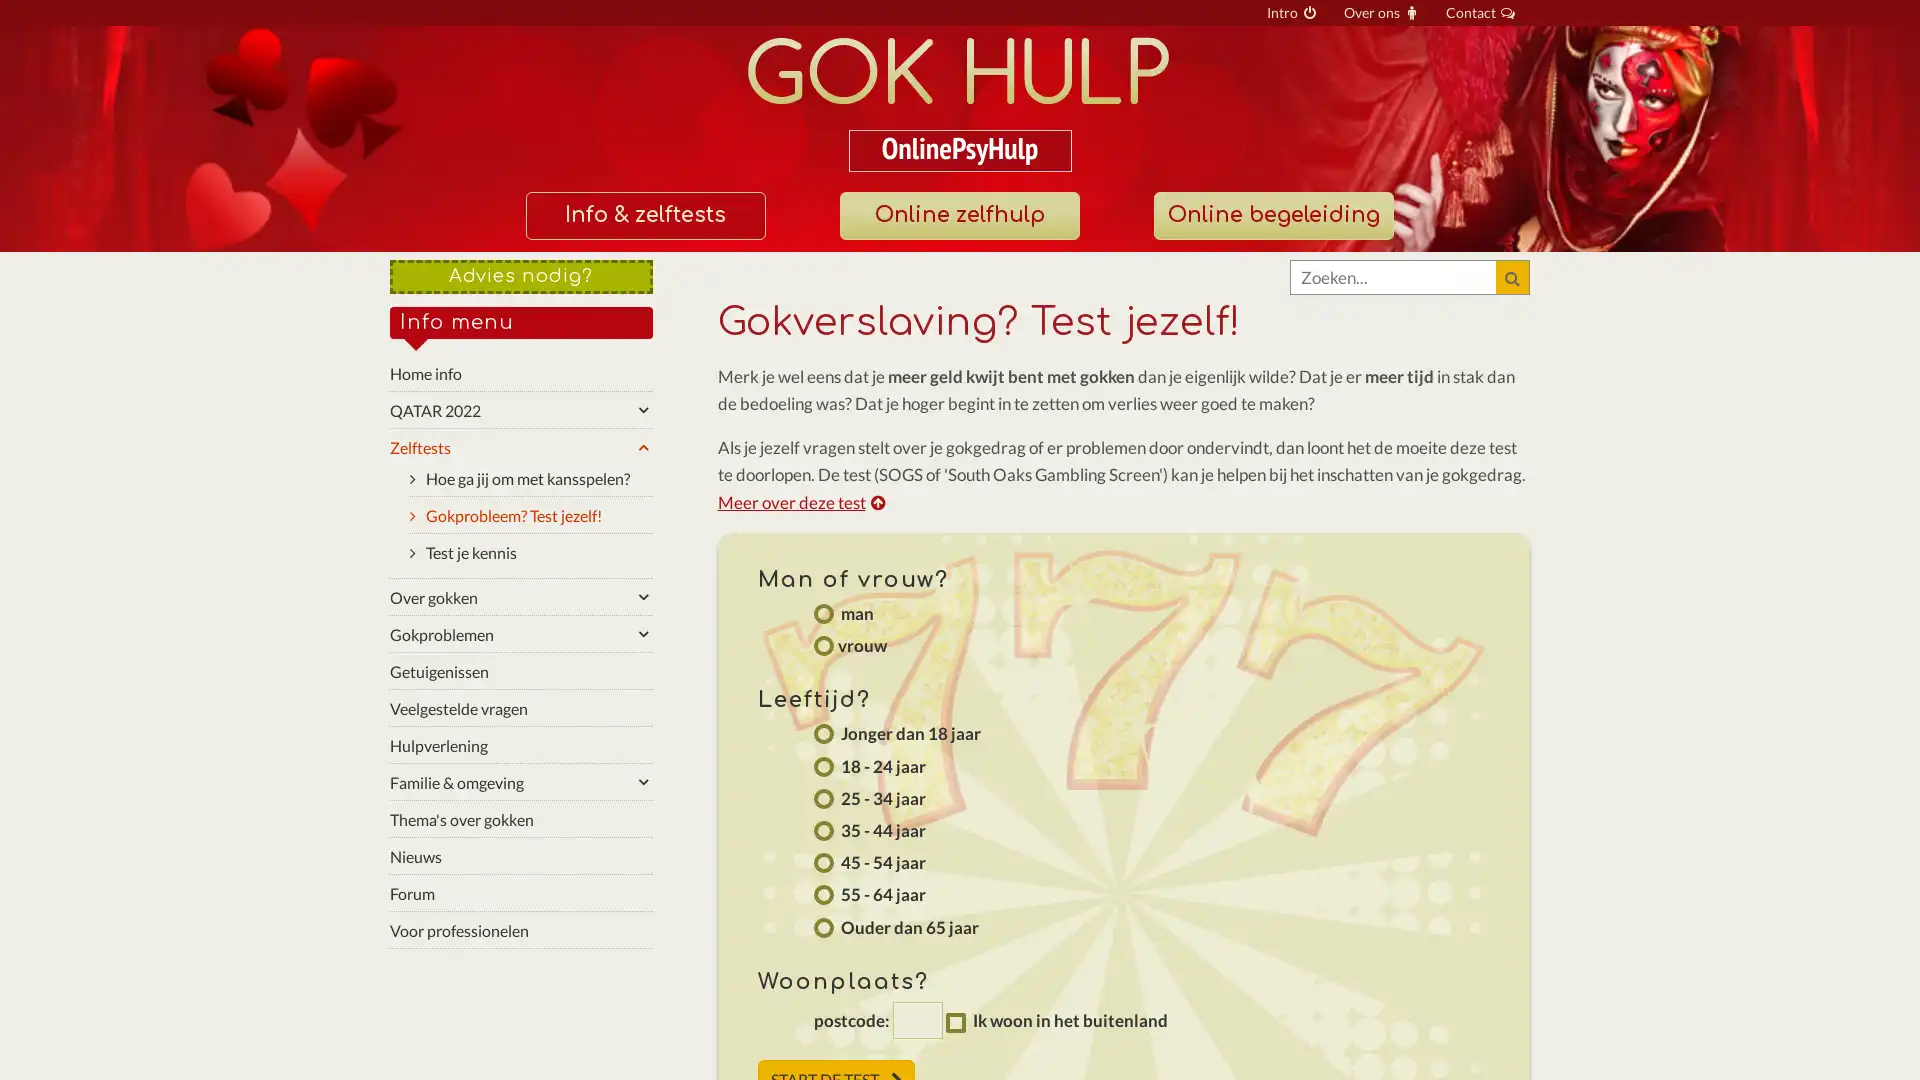 This screenshot has width=1920, height=1080. I want to click on Online begeleiding, so click(1271, 215).